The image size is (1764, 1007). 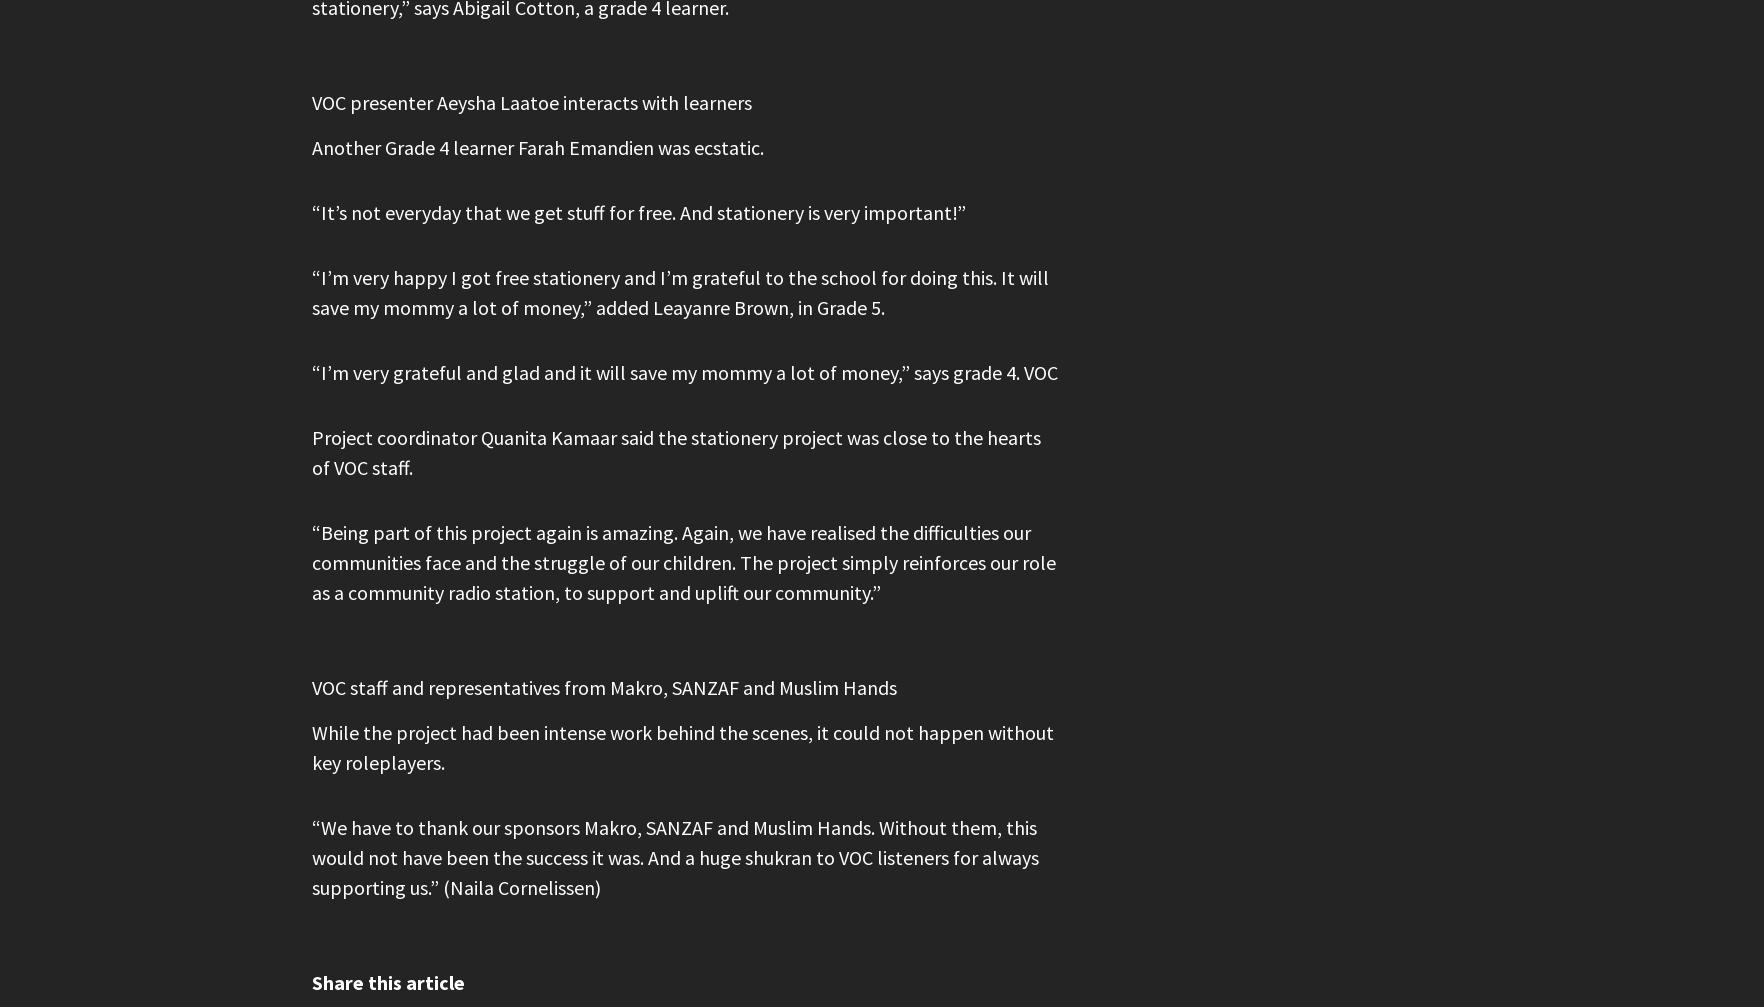 What do you see at coordinates (532, 102) in the screenshot?
I see `'VOC presenter Aeysha Laatoe interacts with learners'` at bounding box center [532, 102].